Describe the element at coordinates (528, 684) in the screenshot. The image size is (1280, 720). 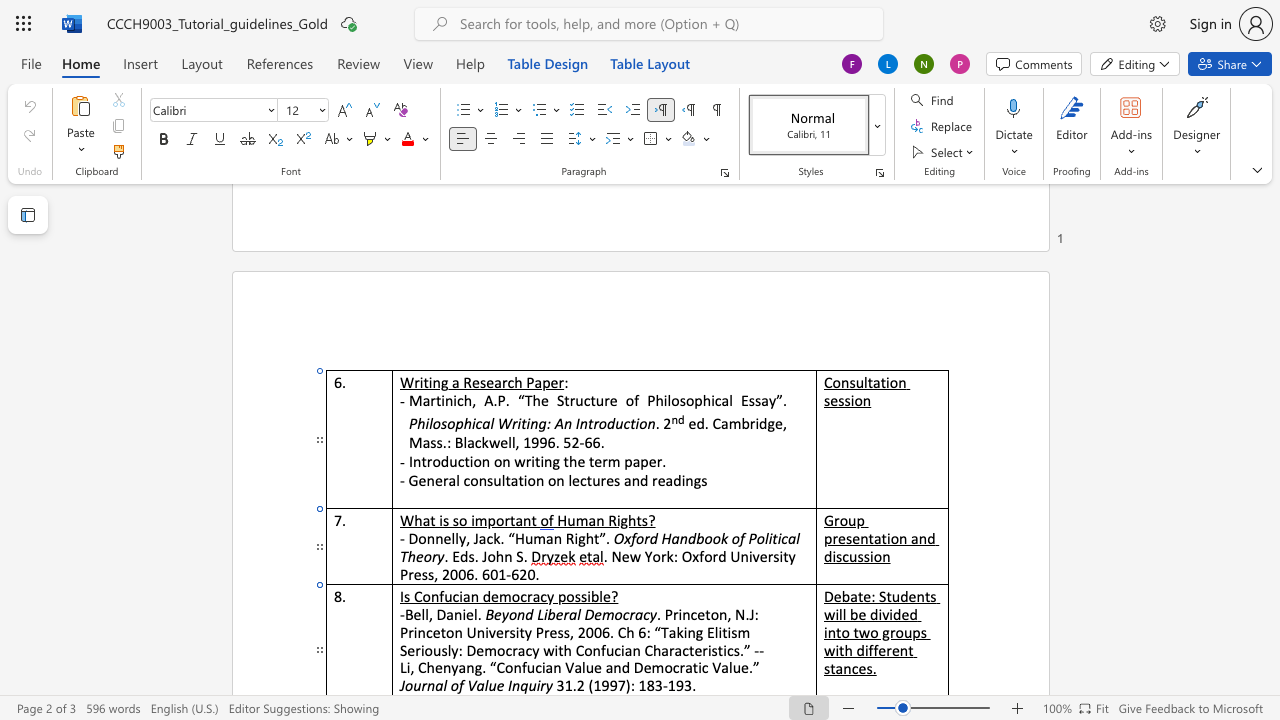
I see `the space between the continuous character "q" and "u" in the text` at that location.